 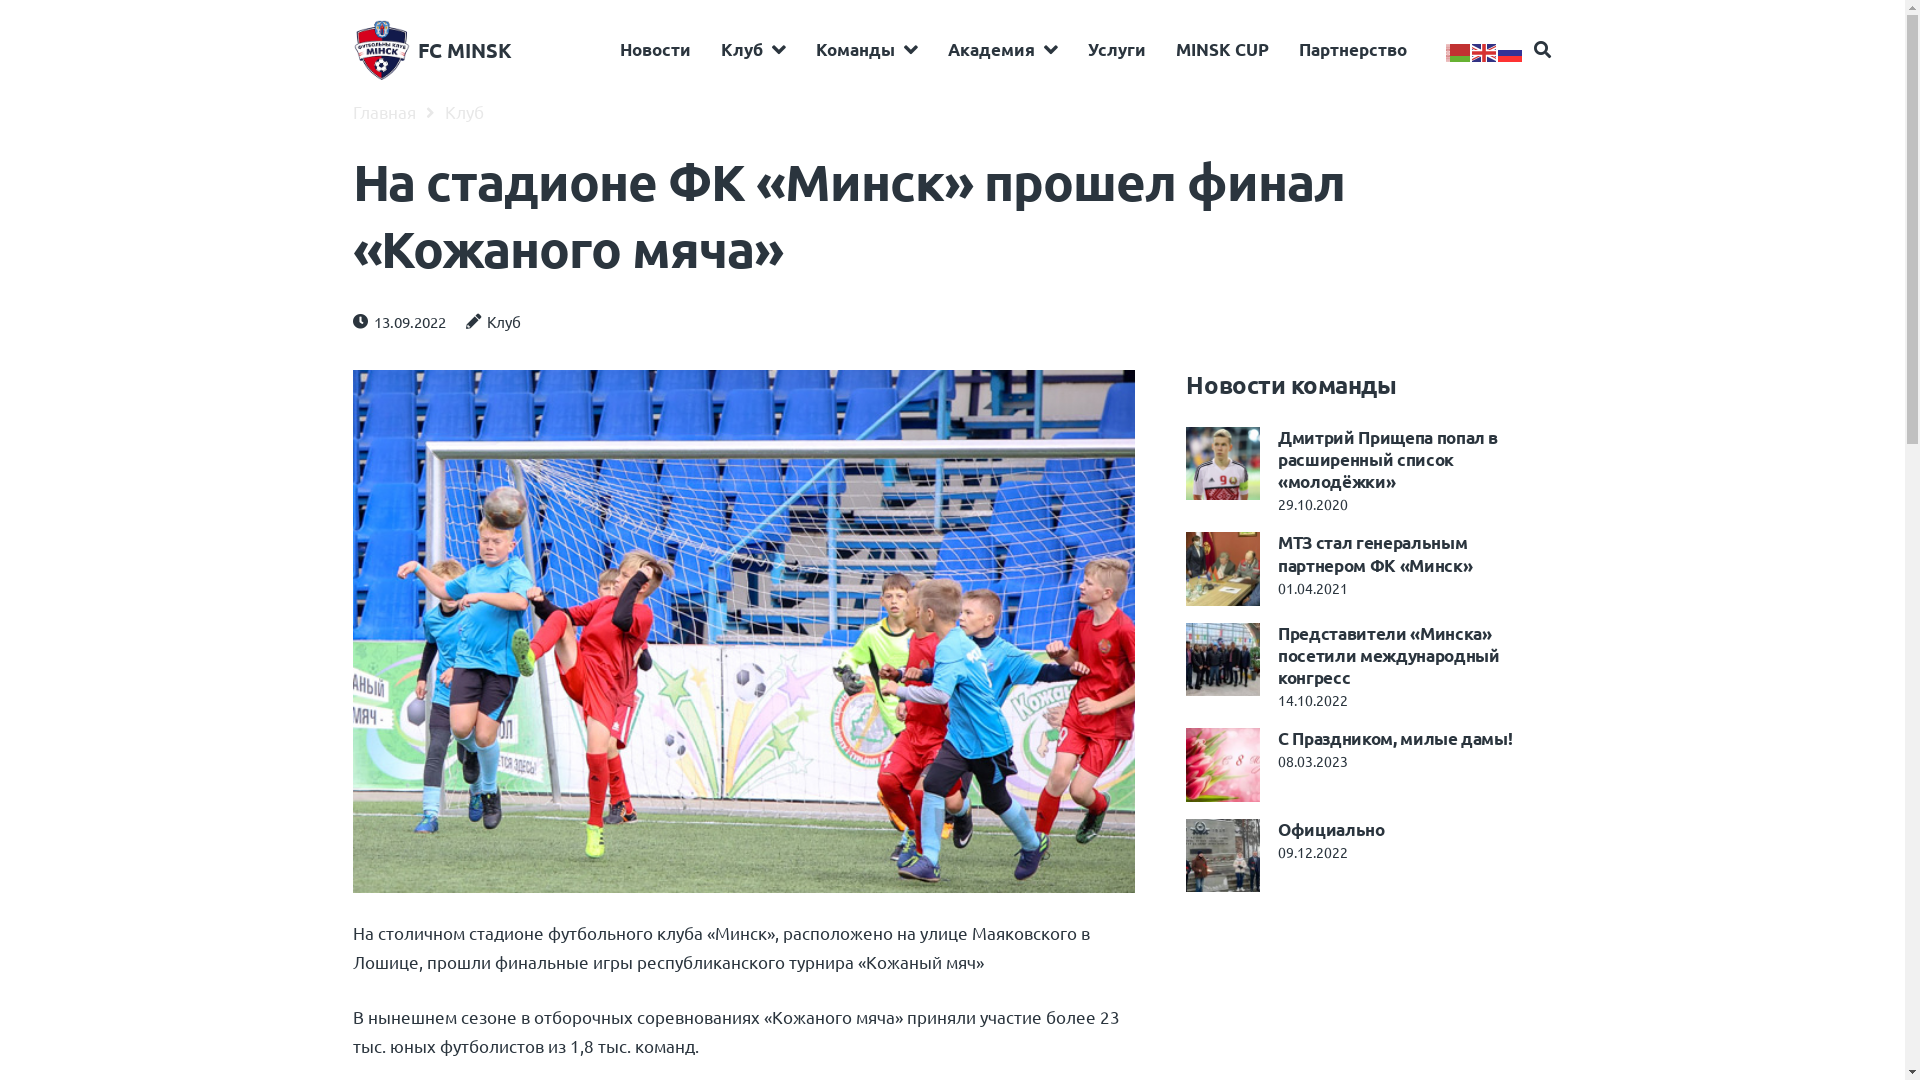 I want to click on 'FC MINSK', so click(x=464, y=49).